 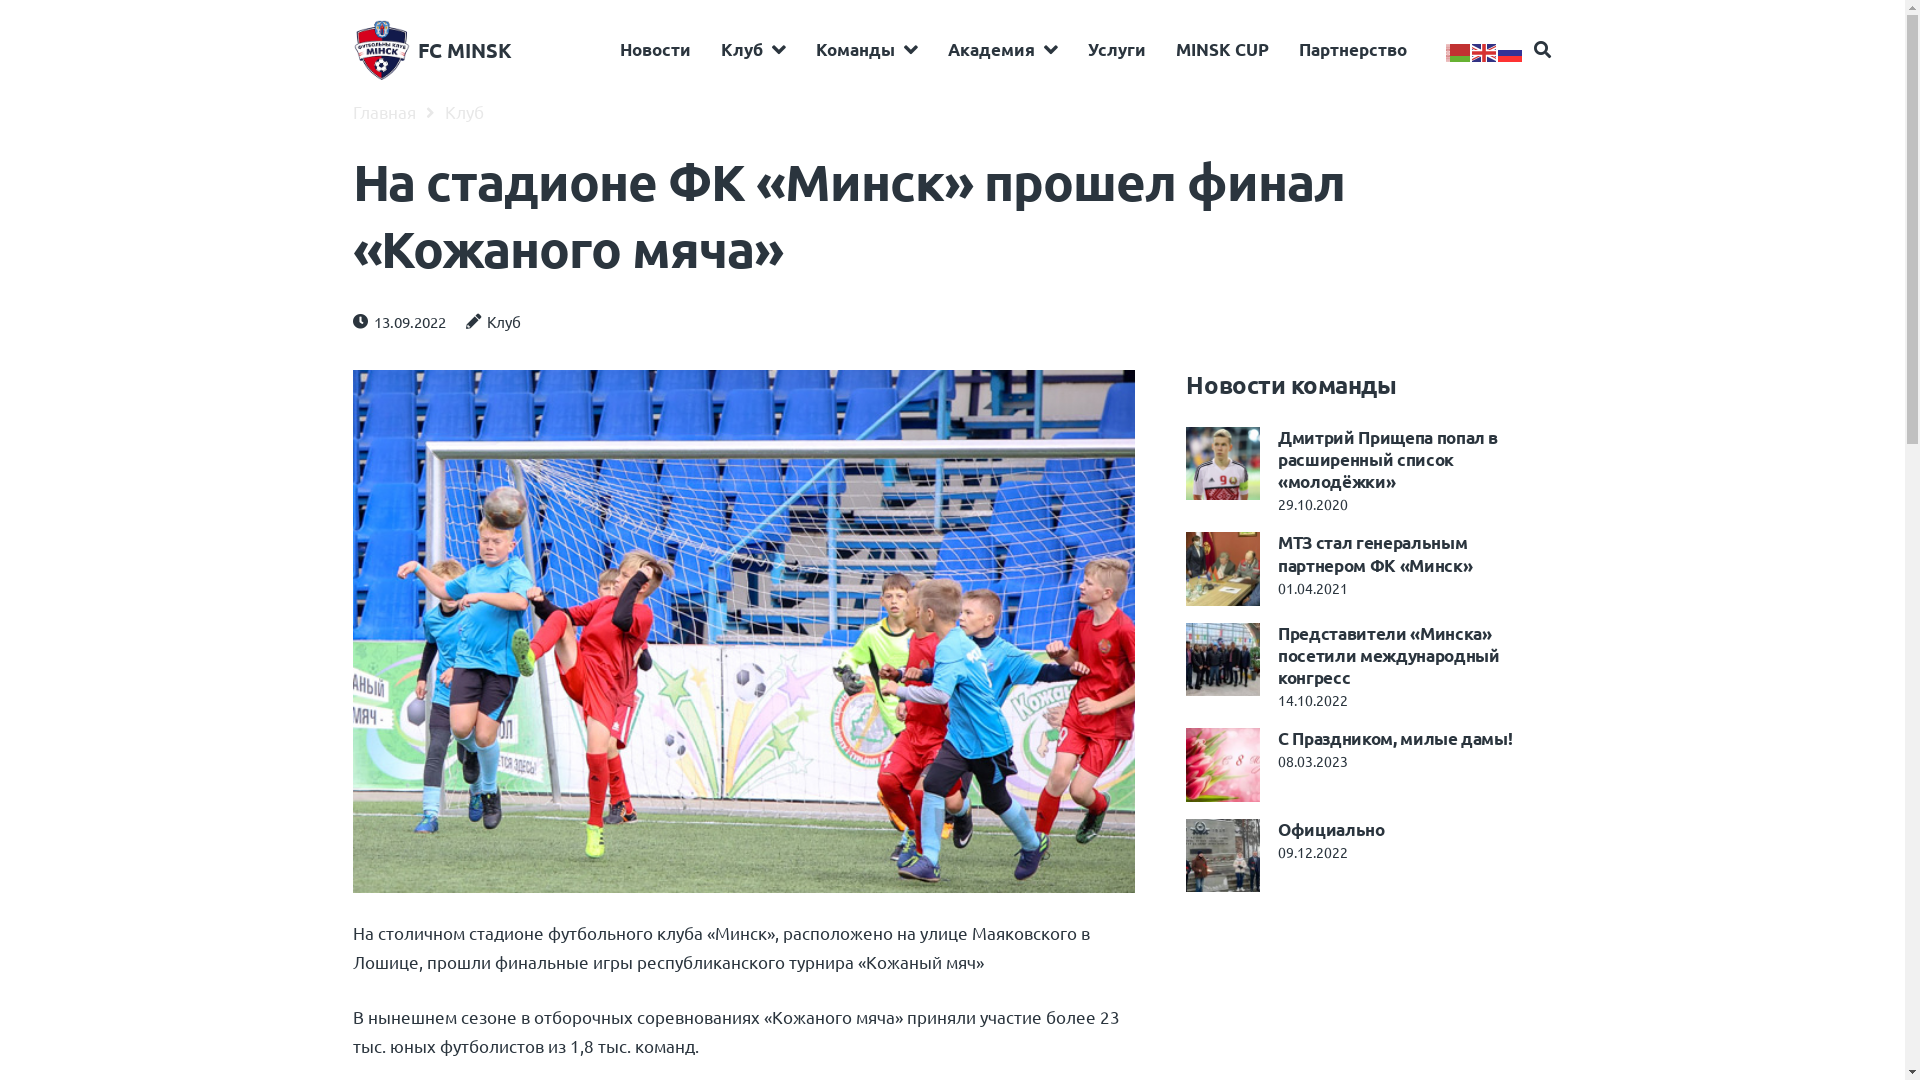 I want to click on 'FC MINSK', so click(x=464, y=49).